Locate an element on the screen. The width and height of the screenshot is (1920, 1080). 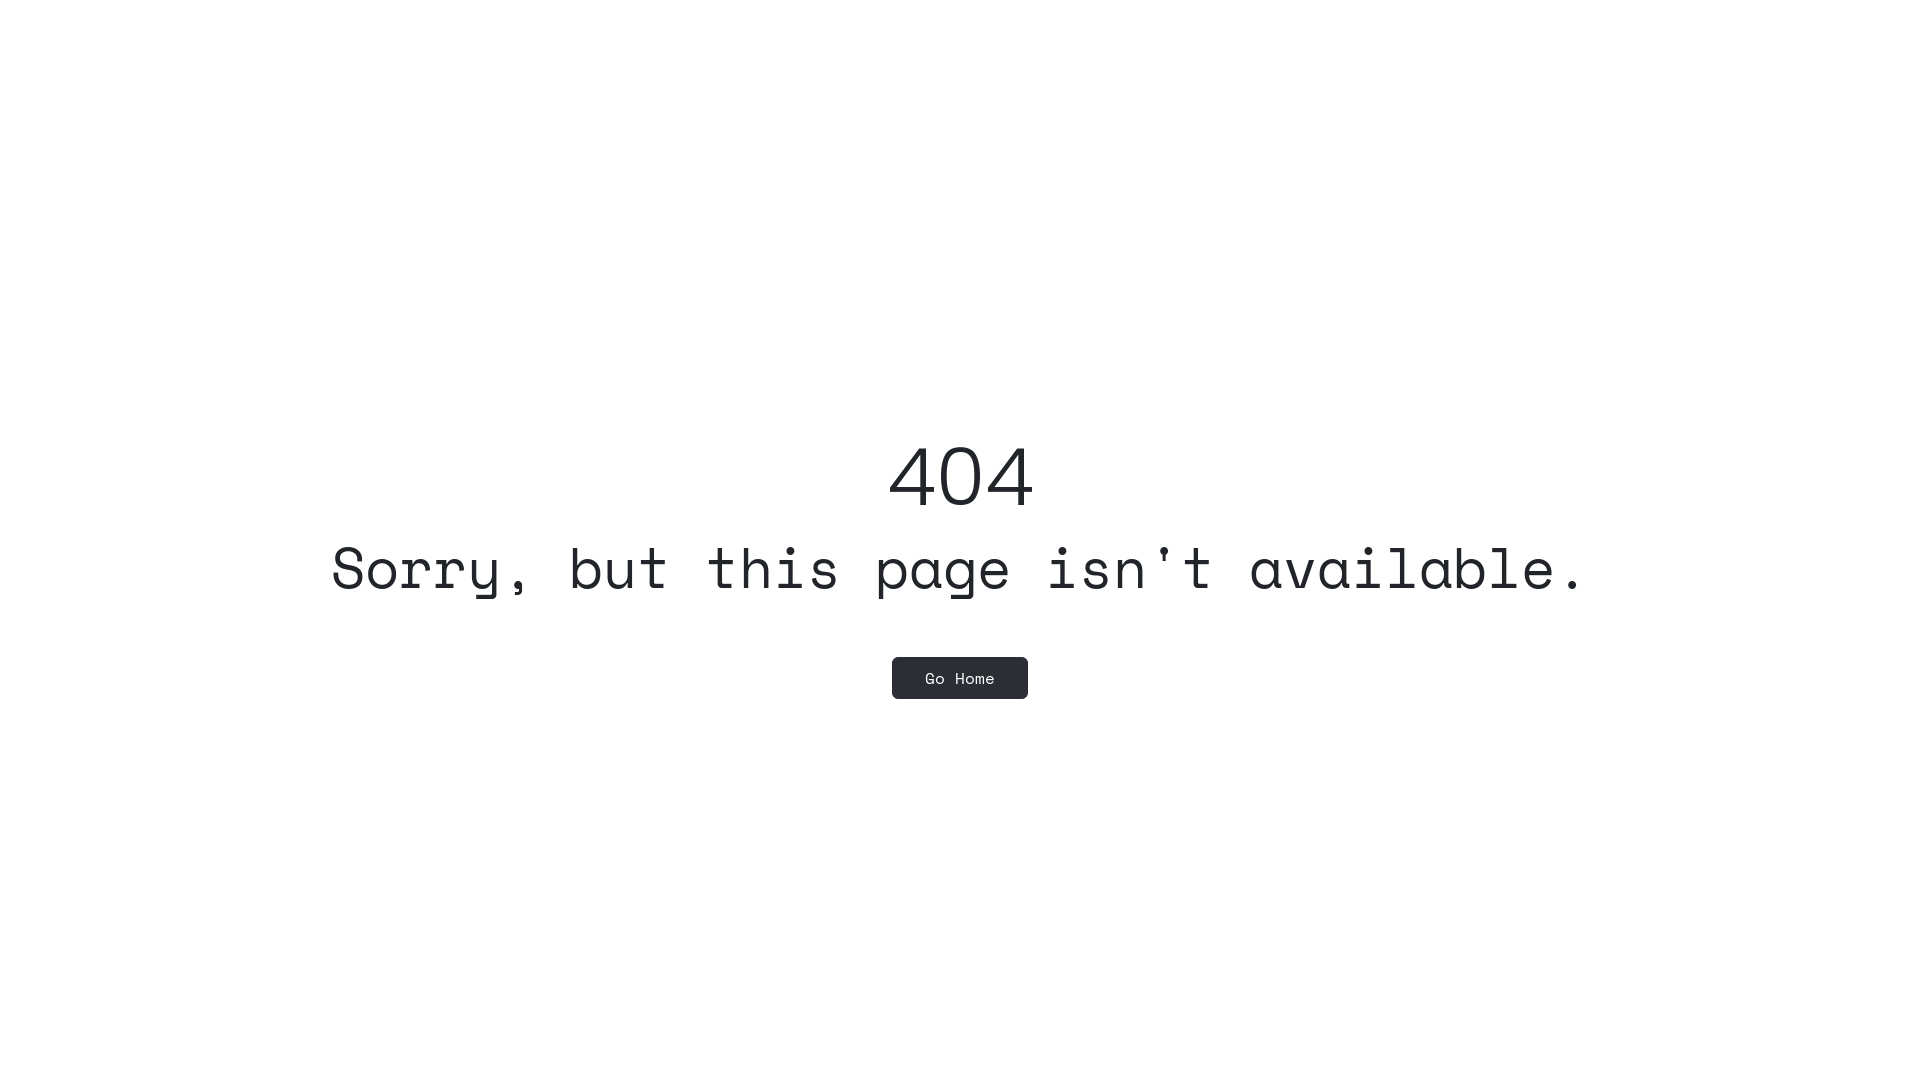
'Go Home' is located at coordinates (960, 677).